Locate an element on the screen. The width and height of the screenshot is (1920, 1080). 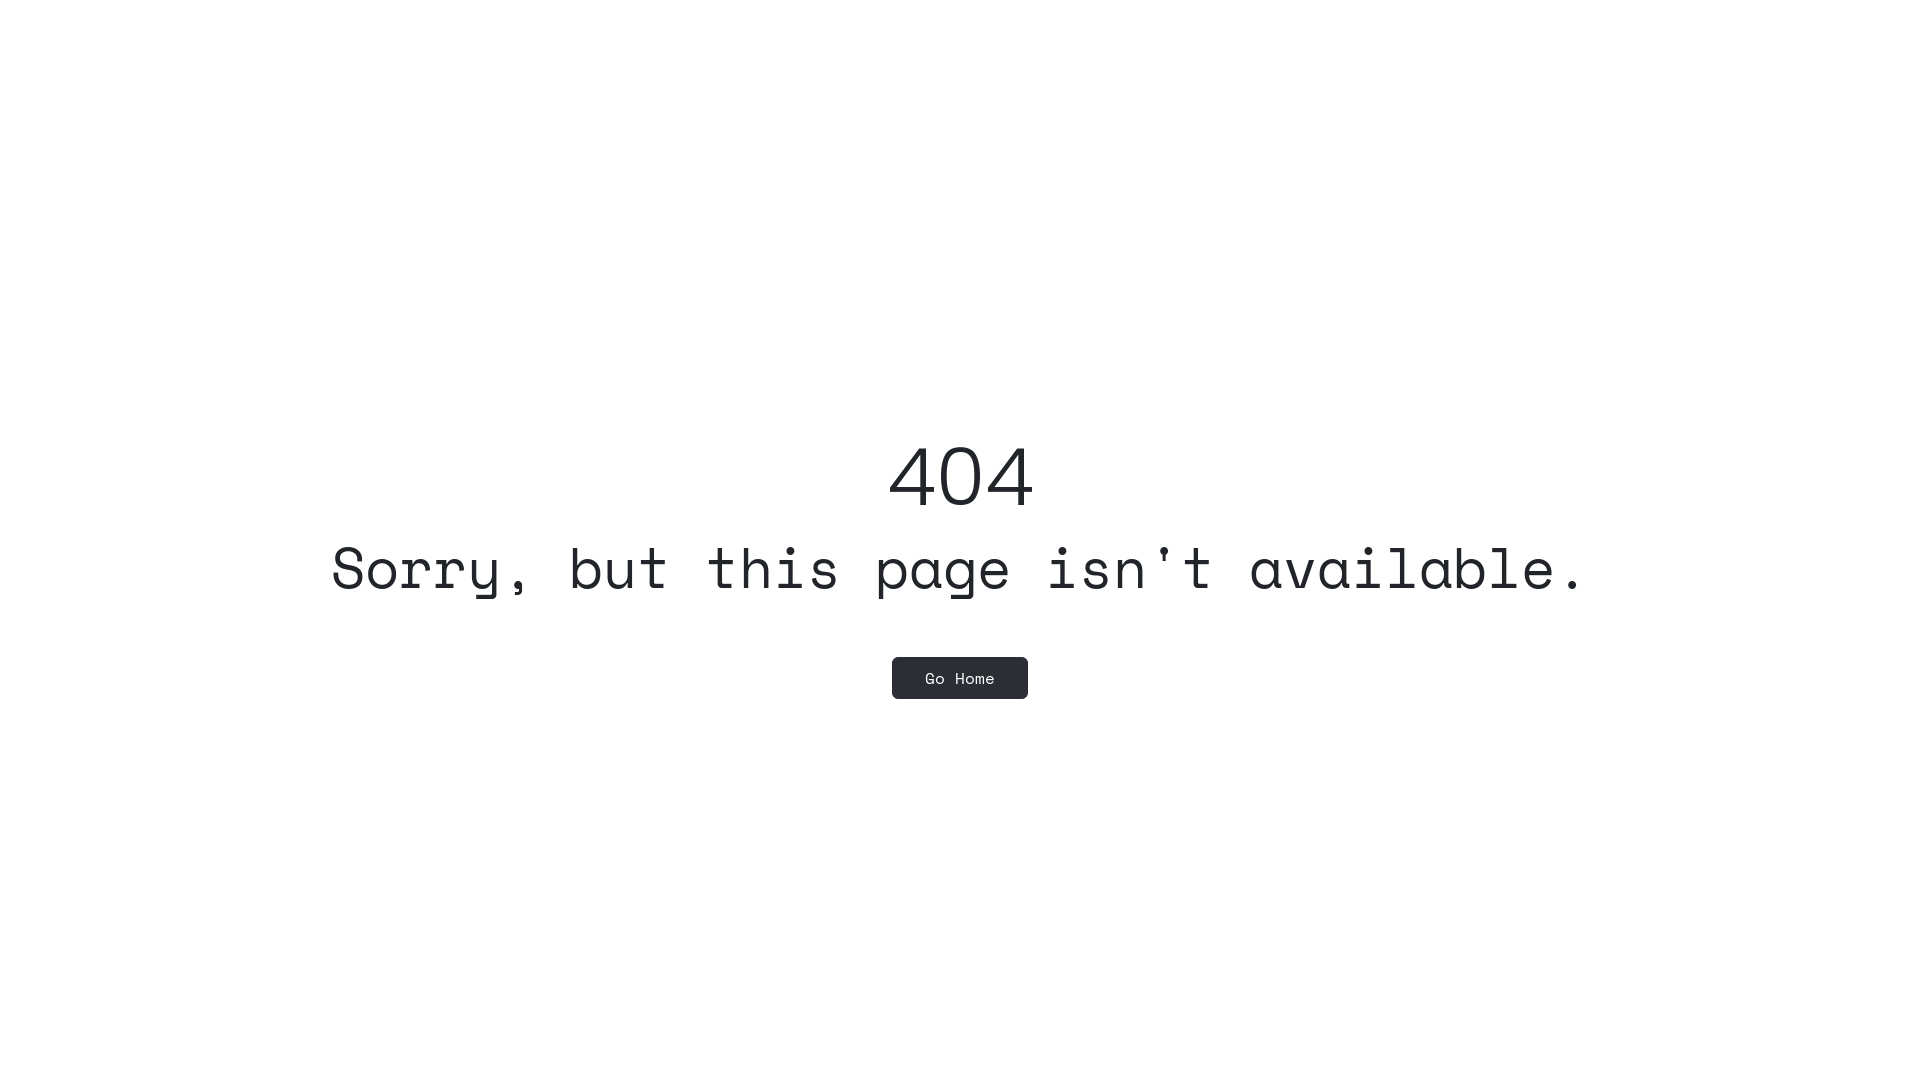
'Go Home' is located at coordinates (960, 677).